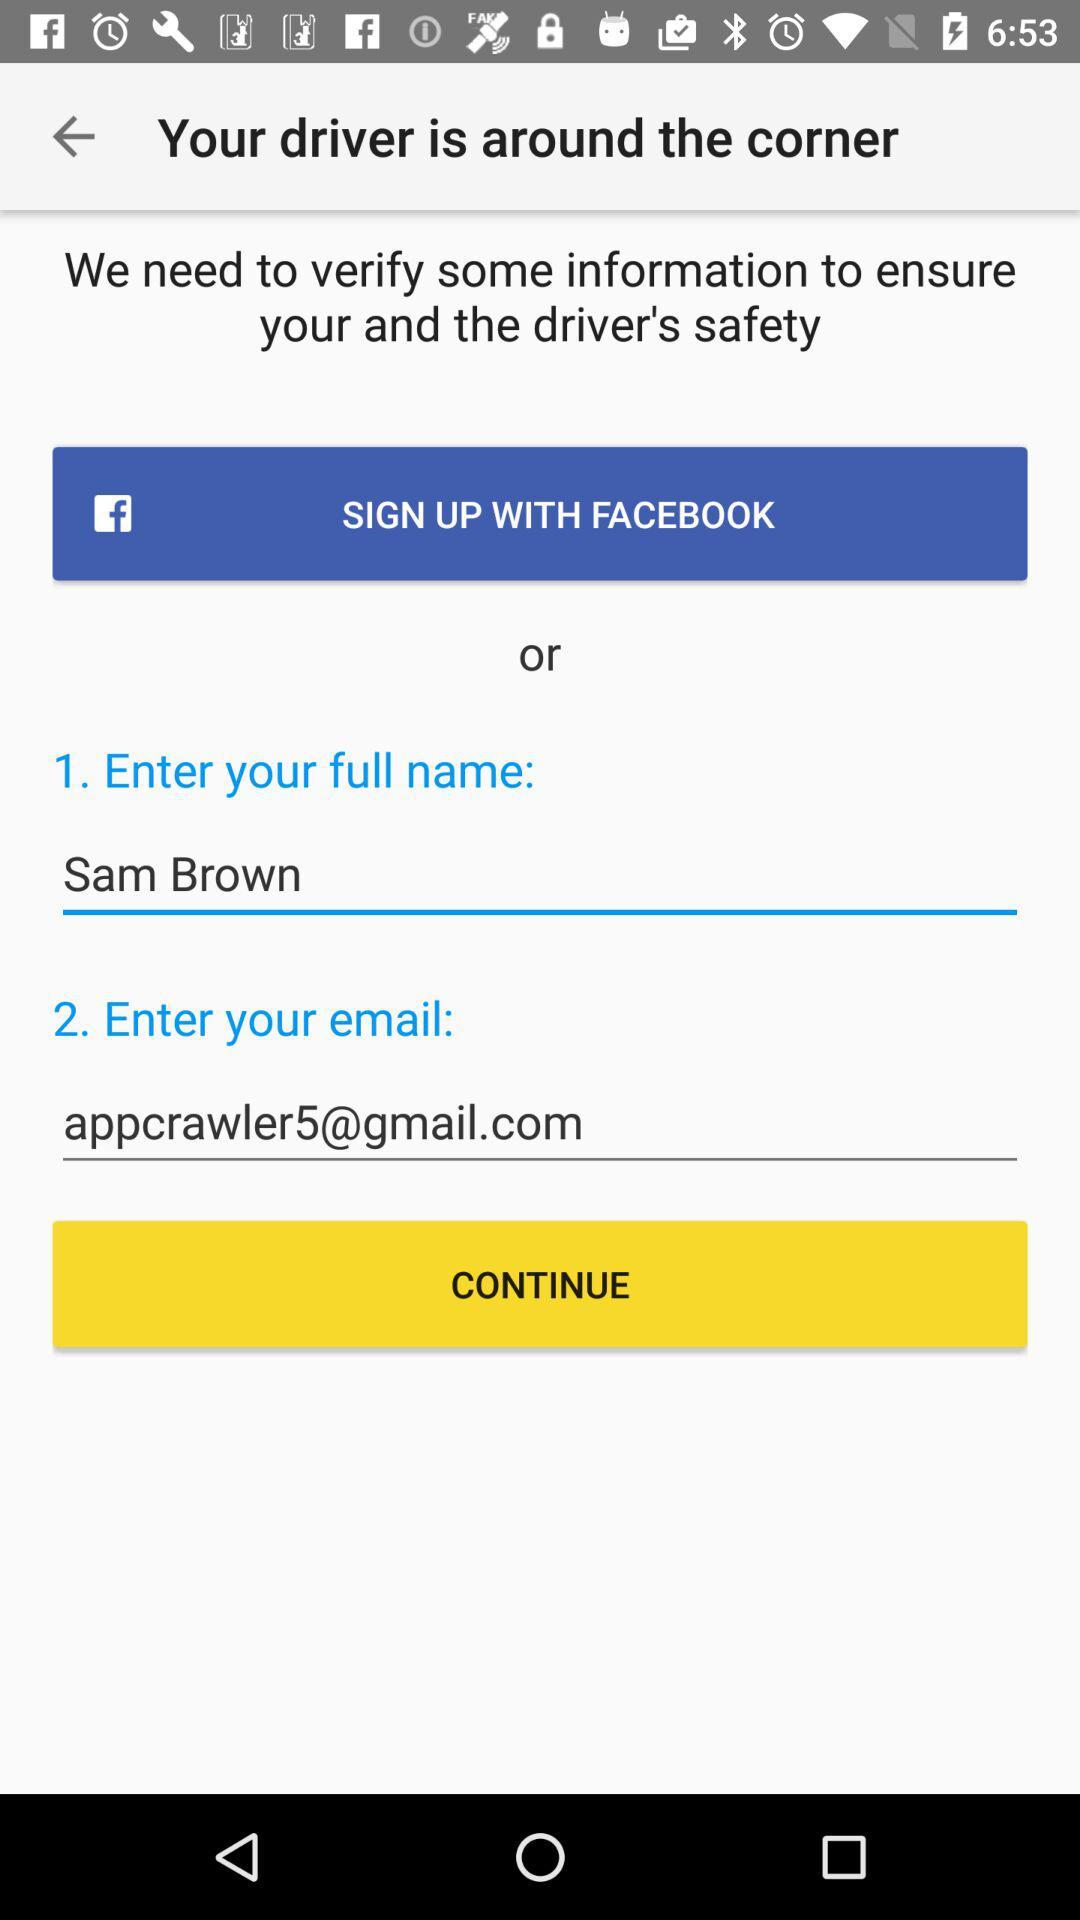 The image size is (1080, 1920). Describe the element at coordinates (540, 873) in the screenshot. I see `the icon above the 2 enter your item` at that location.